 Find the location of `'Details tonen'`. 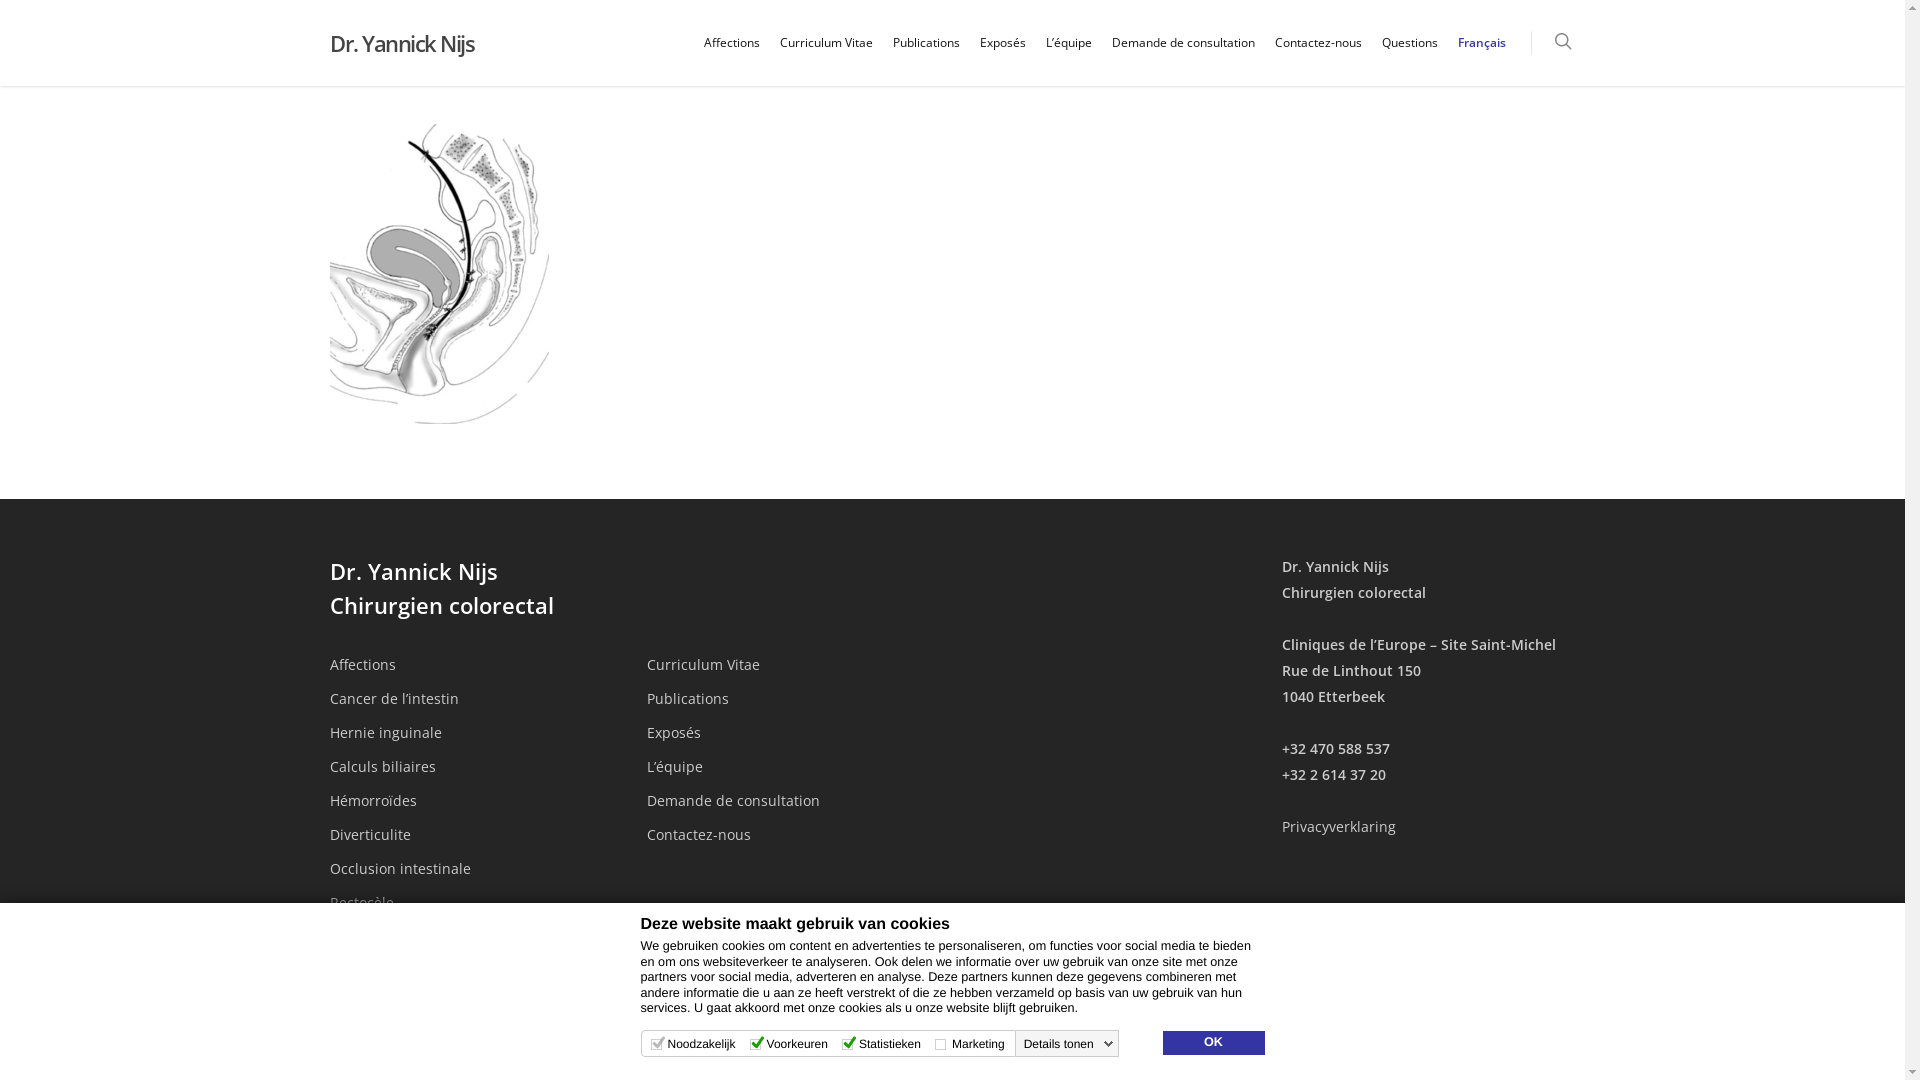

'Details tonen' is located at coordinates (1068, 1043).